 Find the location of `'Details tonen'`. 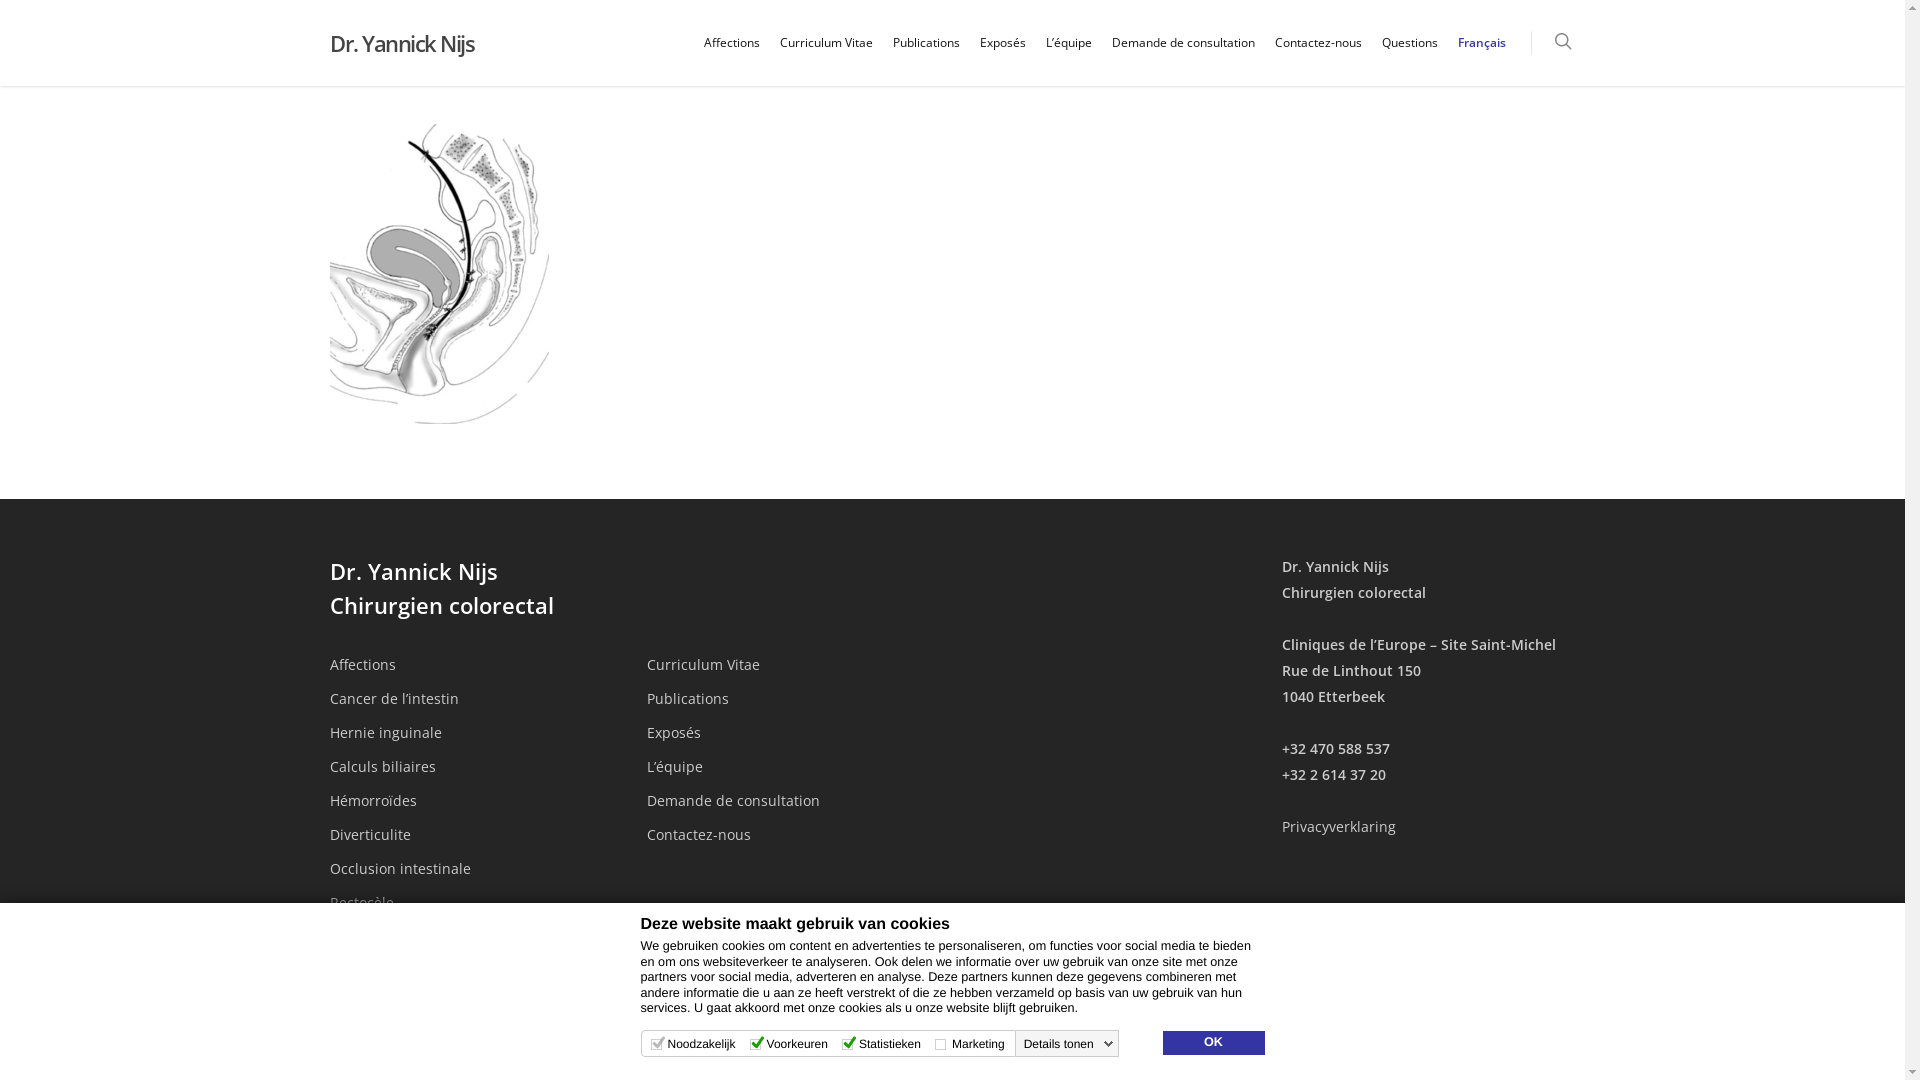

'Details tonen' is located at coordinates (1068, 1043).